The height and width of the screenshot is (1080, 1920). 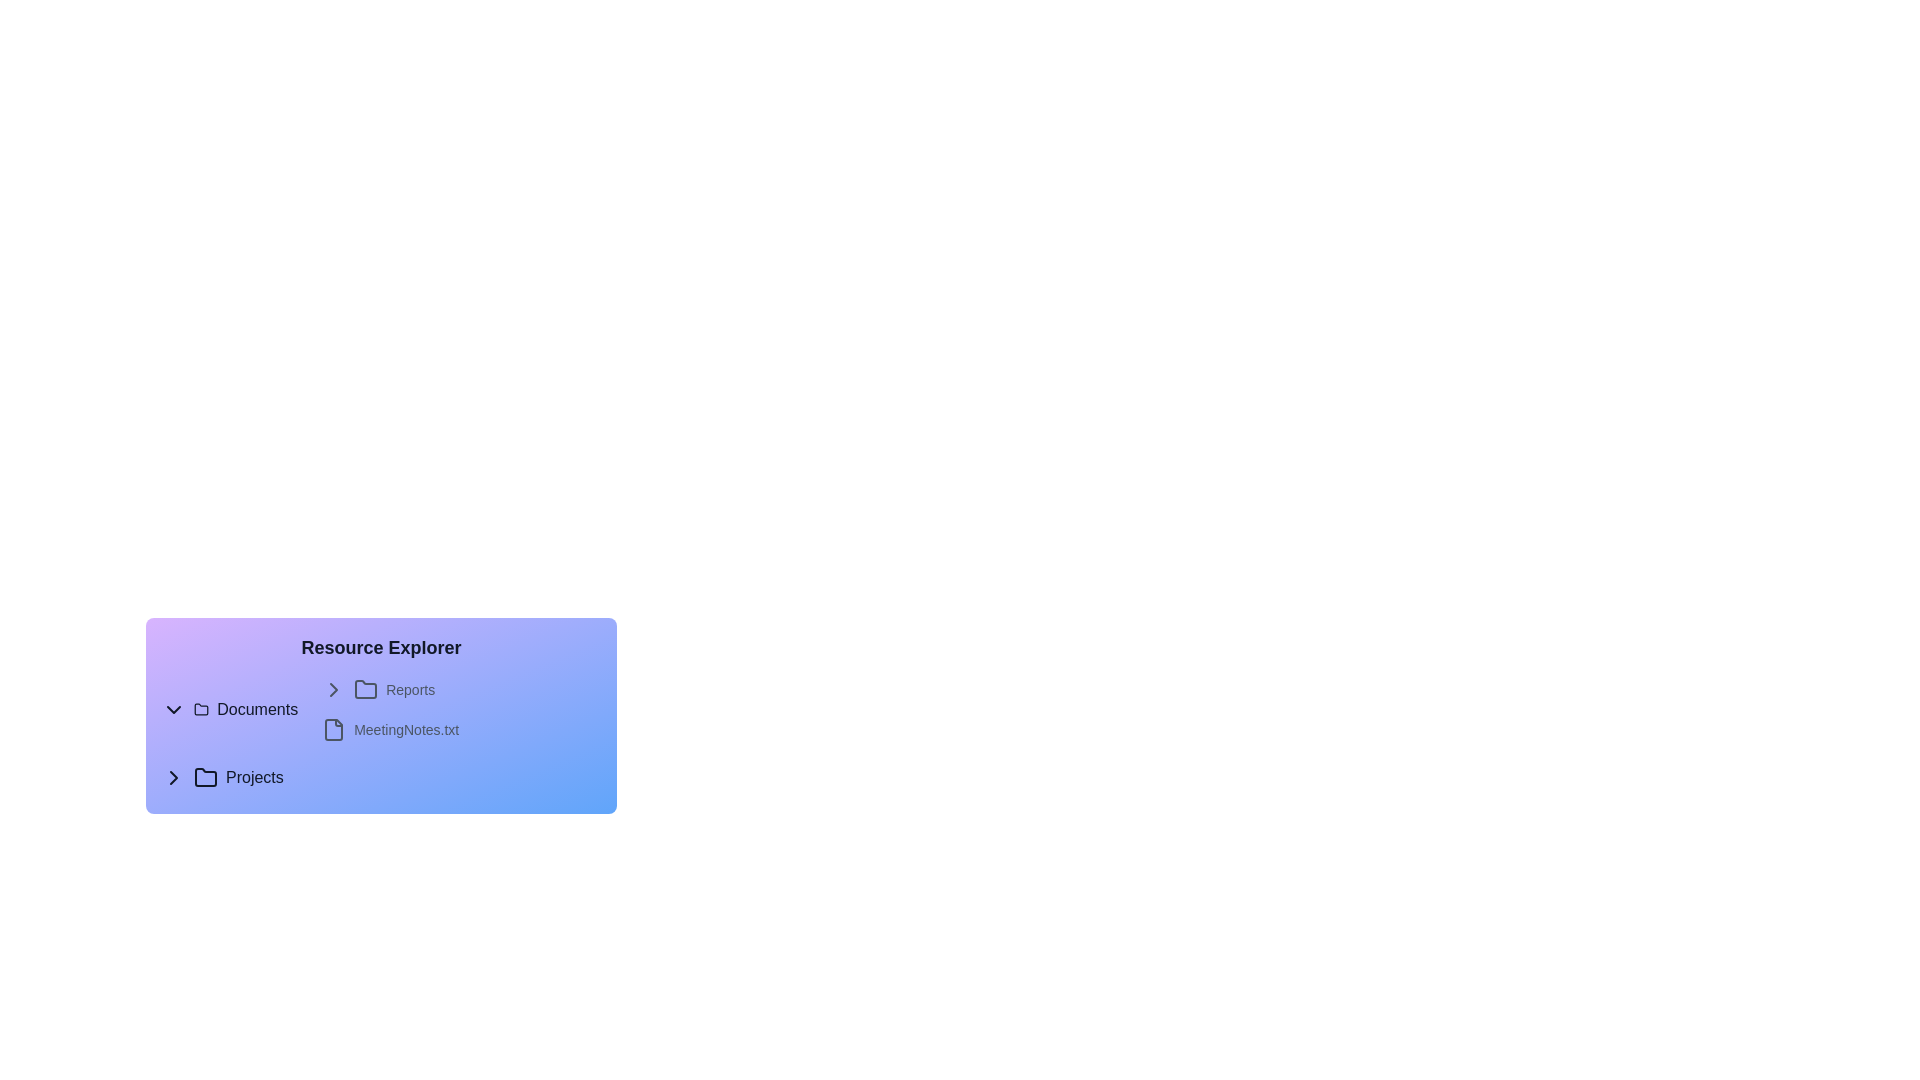 I want to click on the right-facing arrow icon located to the left of the folder icon representing 'Reports', so click(x=334, y=689).